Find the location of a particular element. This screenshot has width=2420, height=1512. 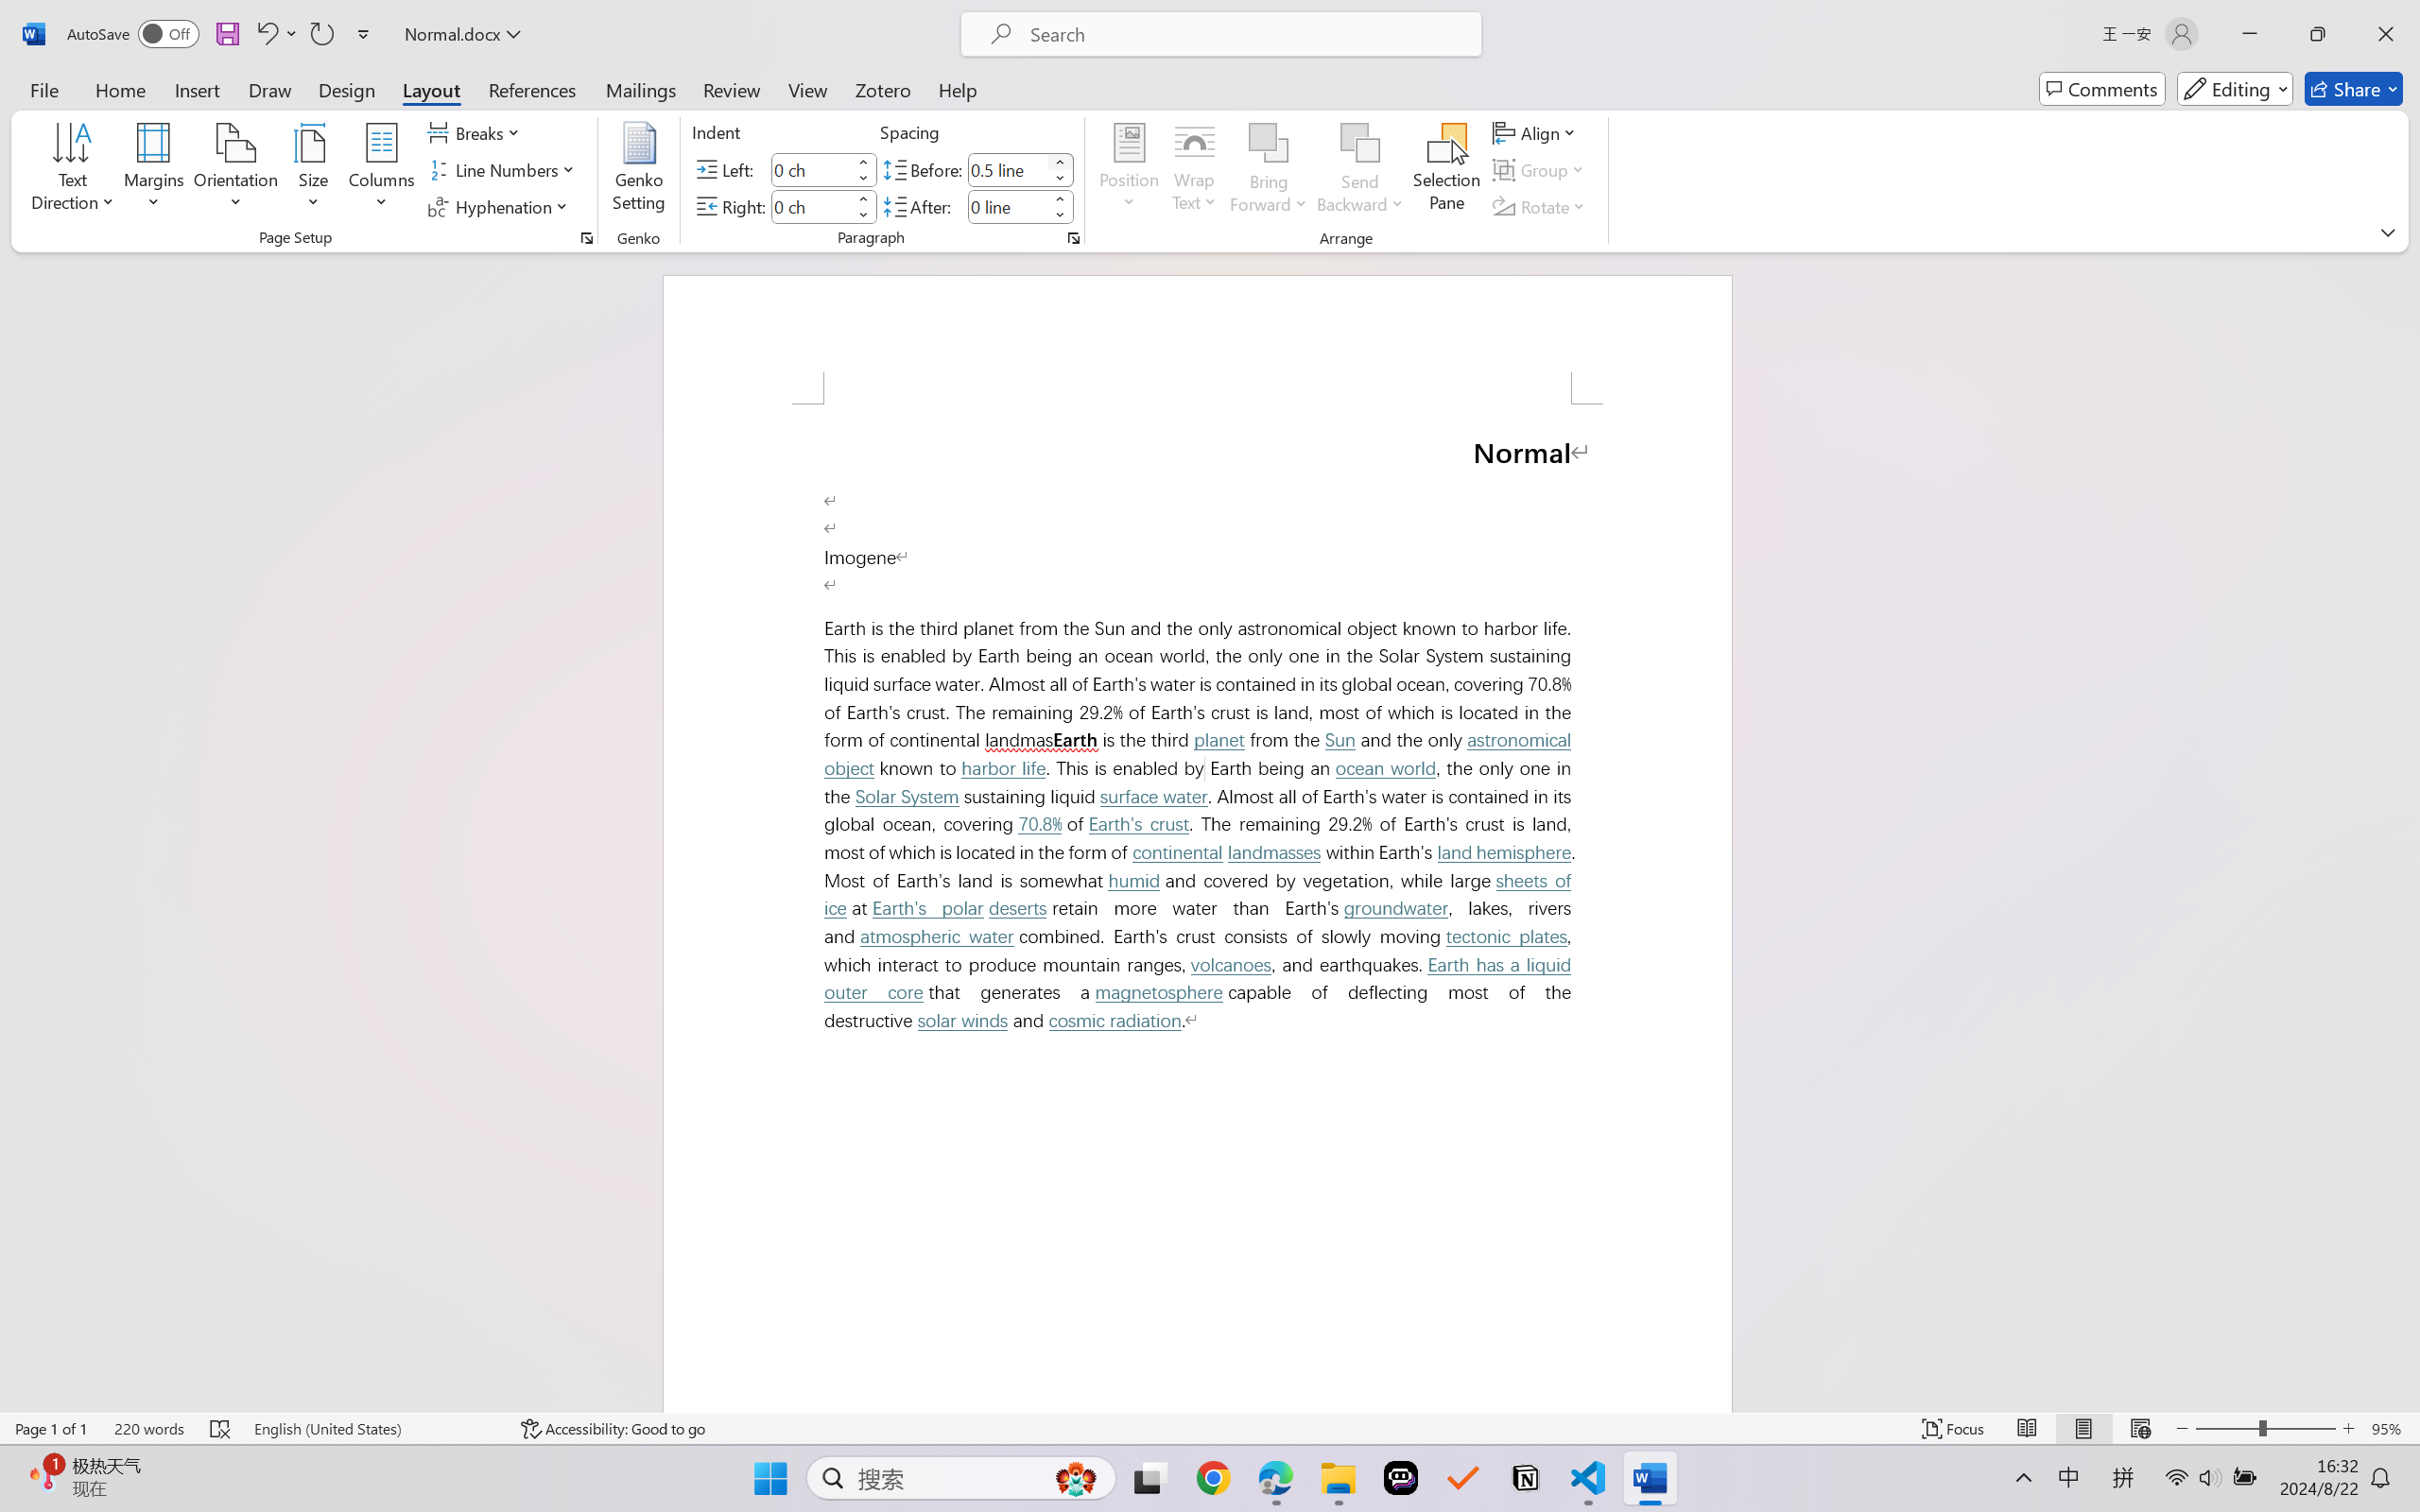

'Wrap Text' is located at coordinates (1194, 170).